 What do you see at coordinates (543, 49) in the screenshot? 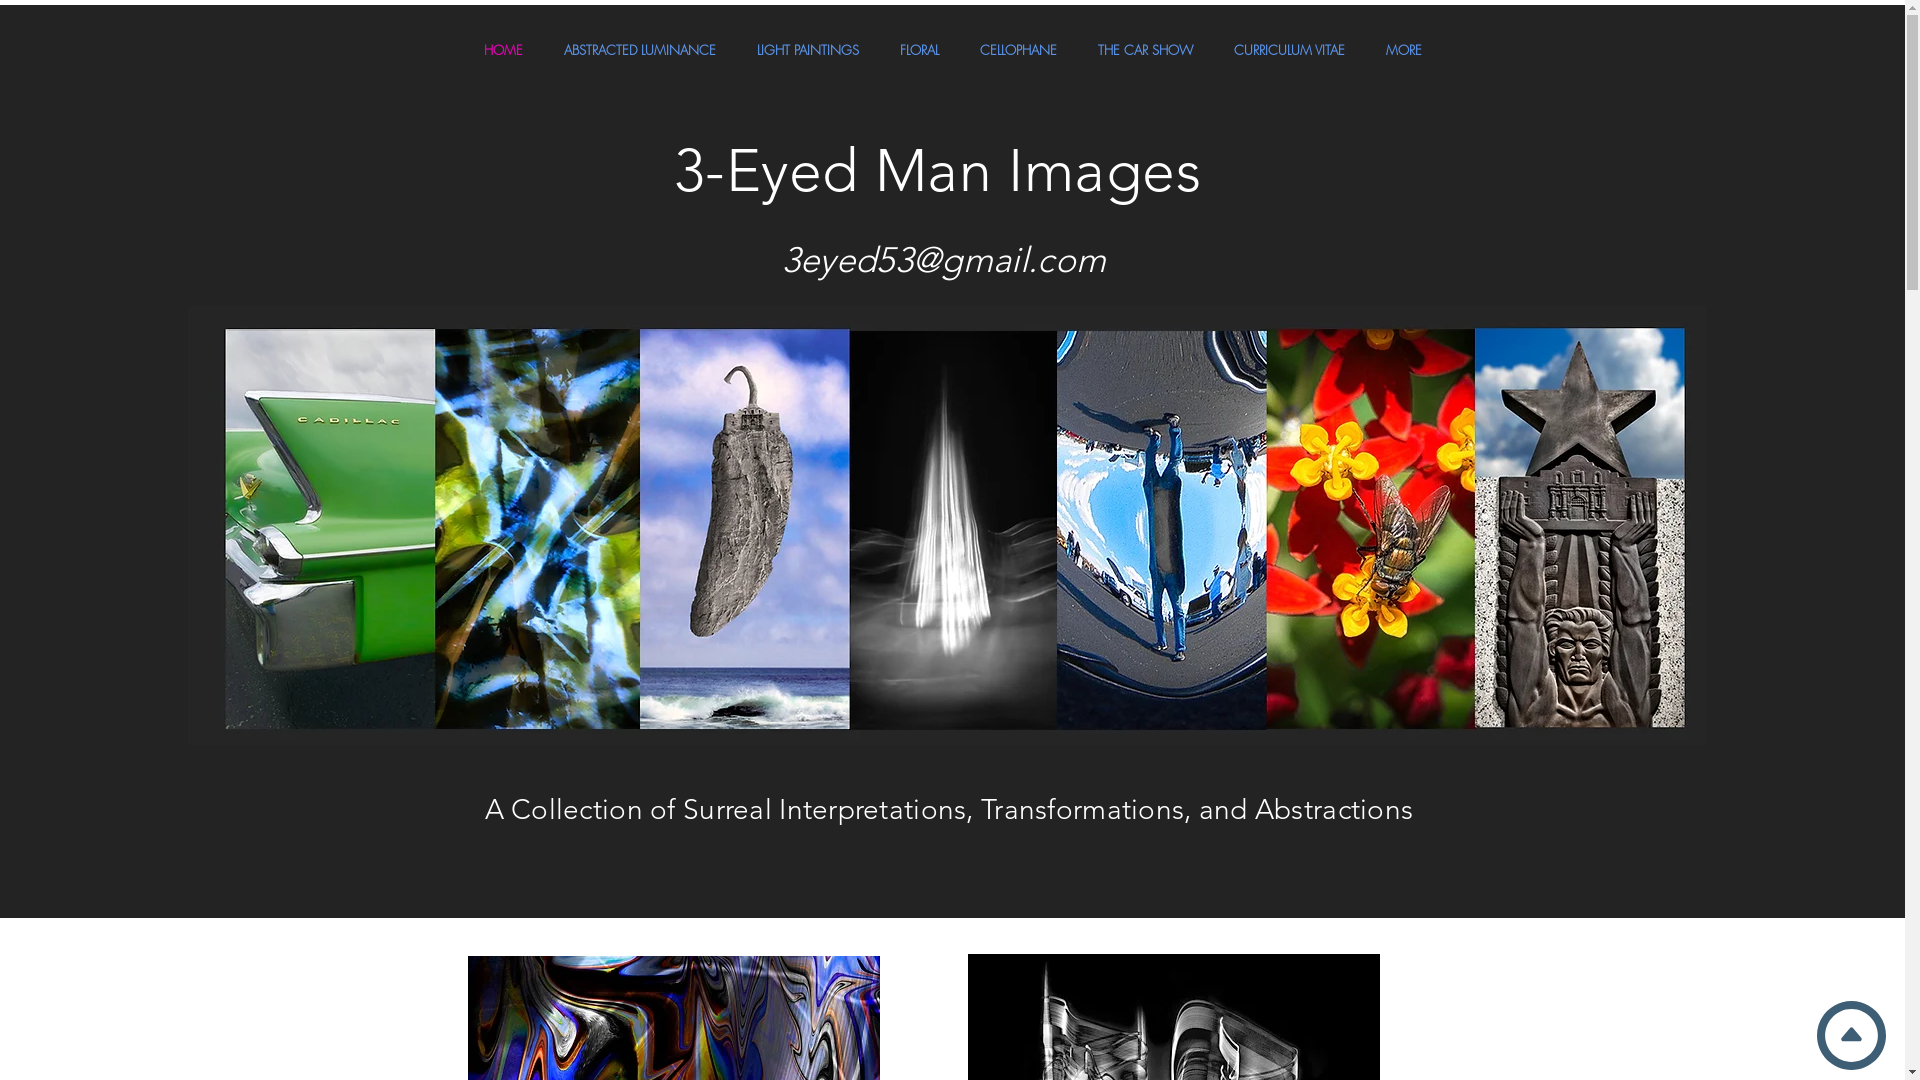
I see `'ABSTRACTED LUMINANCE'` at bounding box center [543, 49].